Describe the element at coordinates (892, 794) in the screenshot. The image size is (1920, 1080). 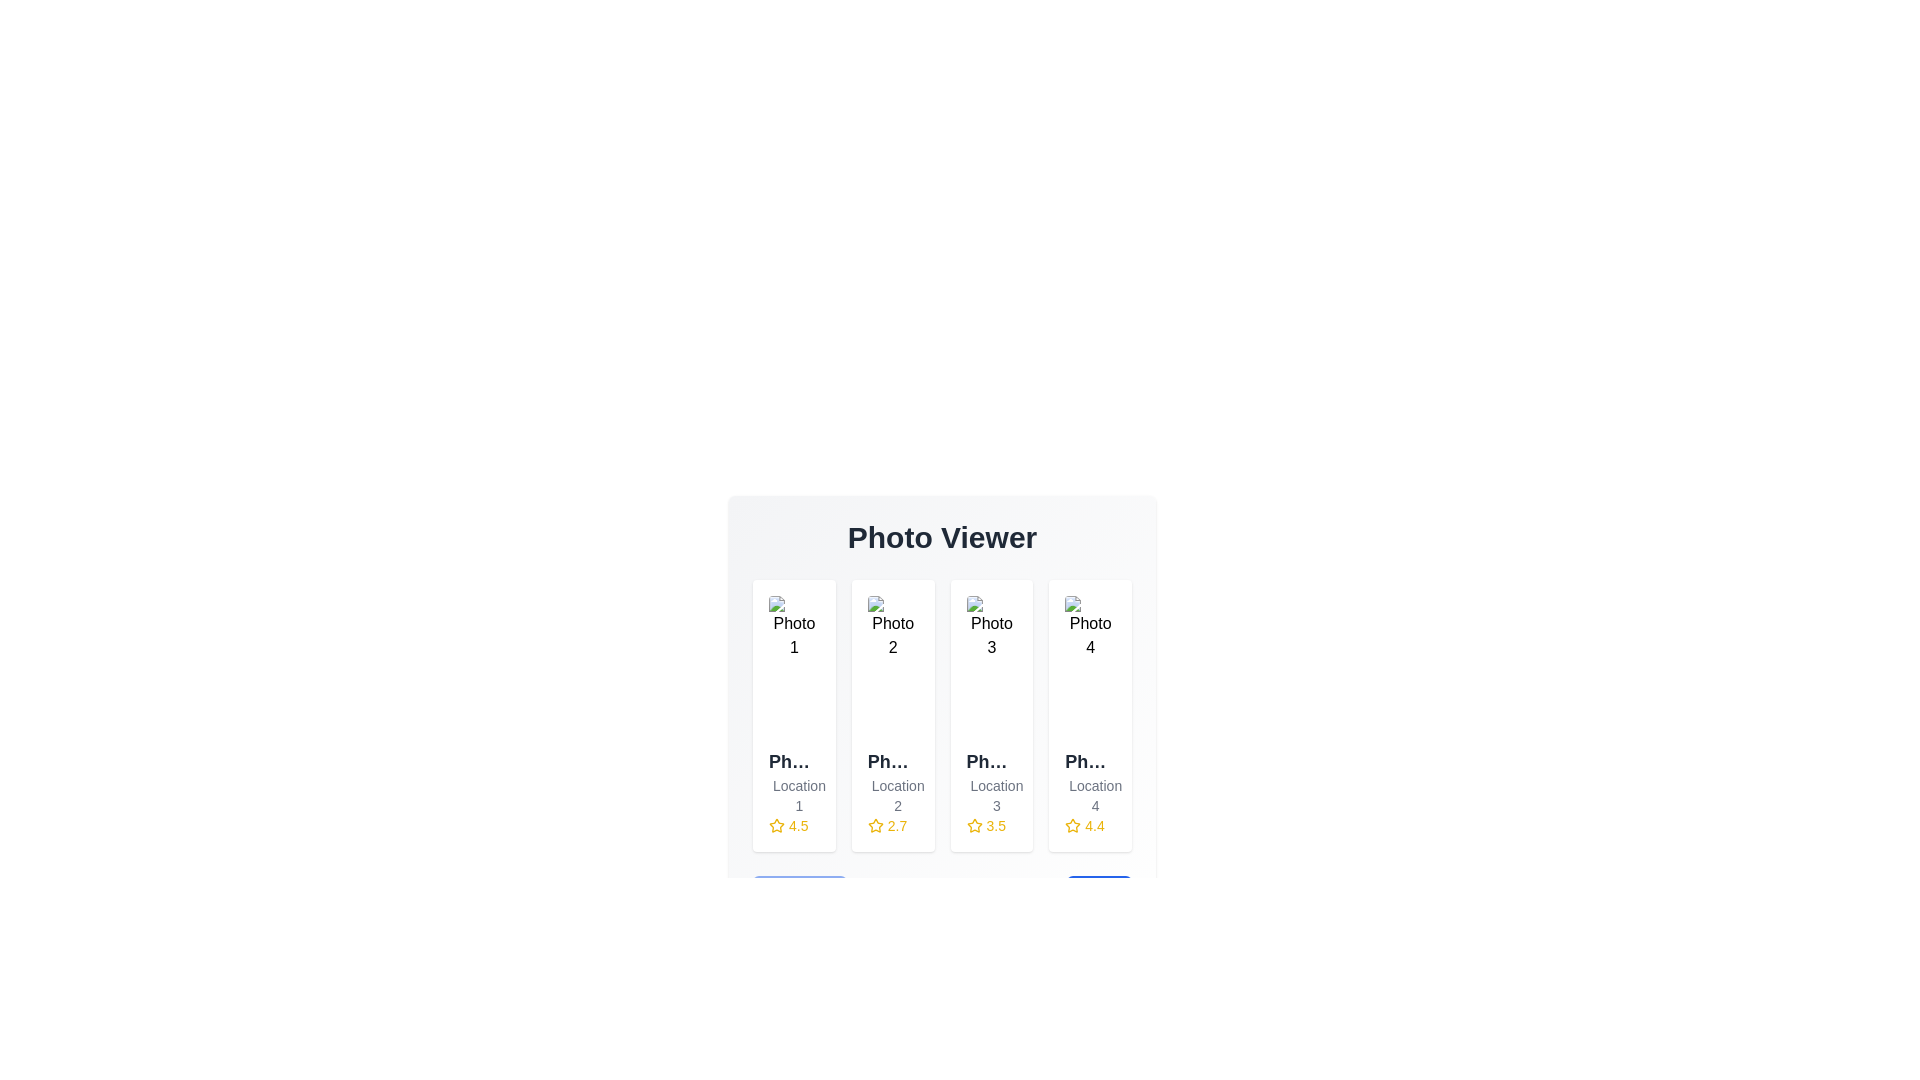
I see `the static text label that indicates the location associated with the photo shown in the second card of the grid, positioned beneath 'Photo 2' and above the rating element '2.7'` at that location.